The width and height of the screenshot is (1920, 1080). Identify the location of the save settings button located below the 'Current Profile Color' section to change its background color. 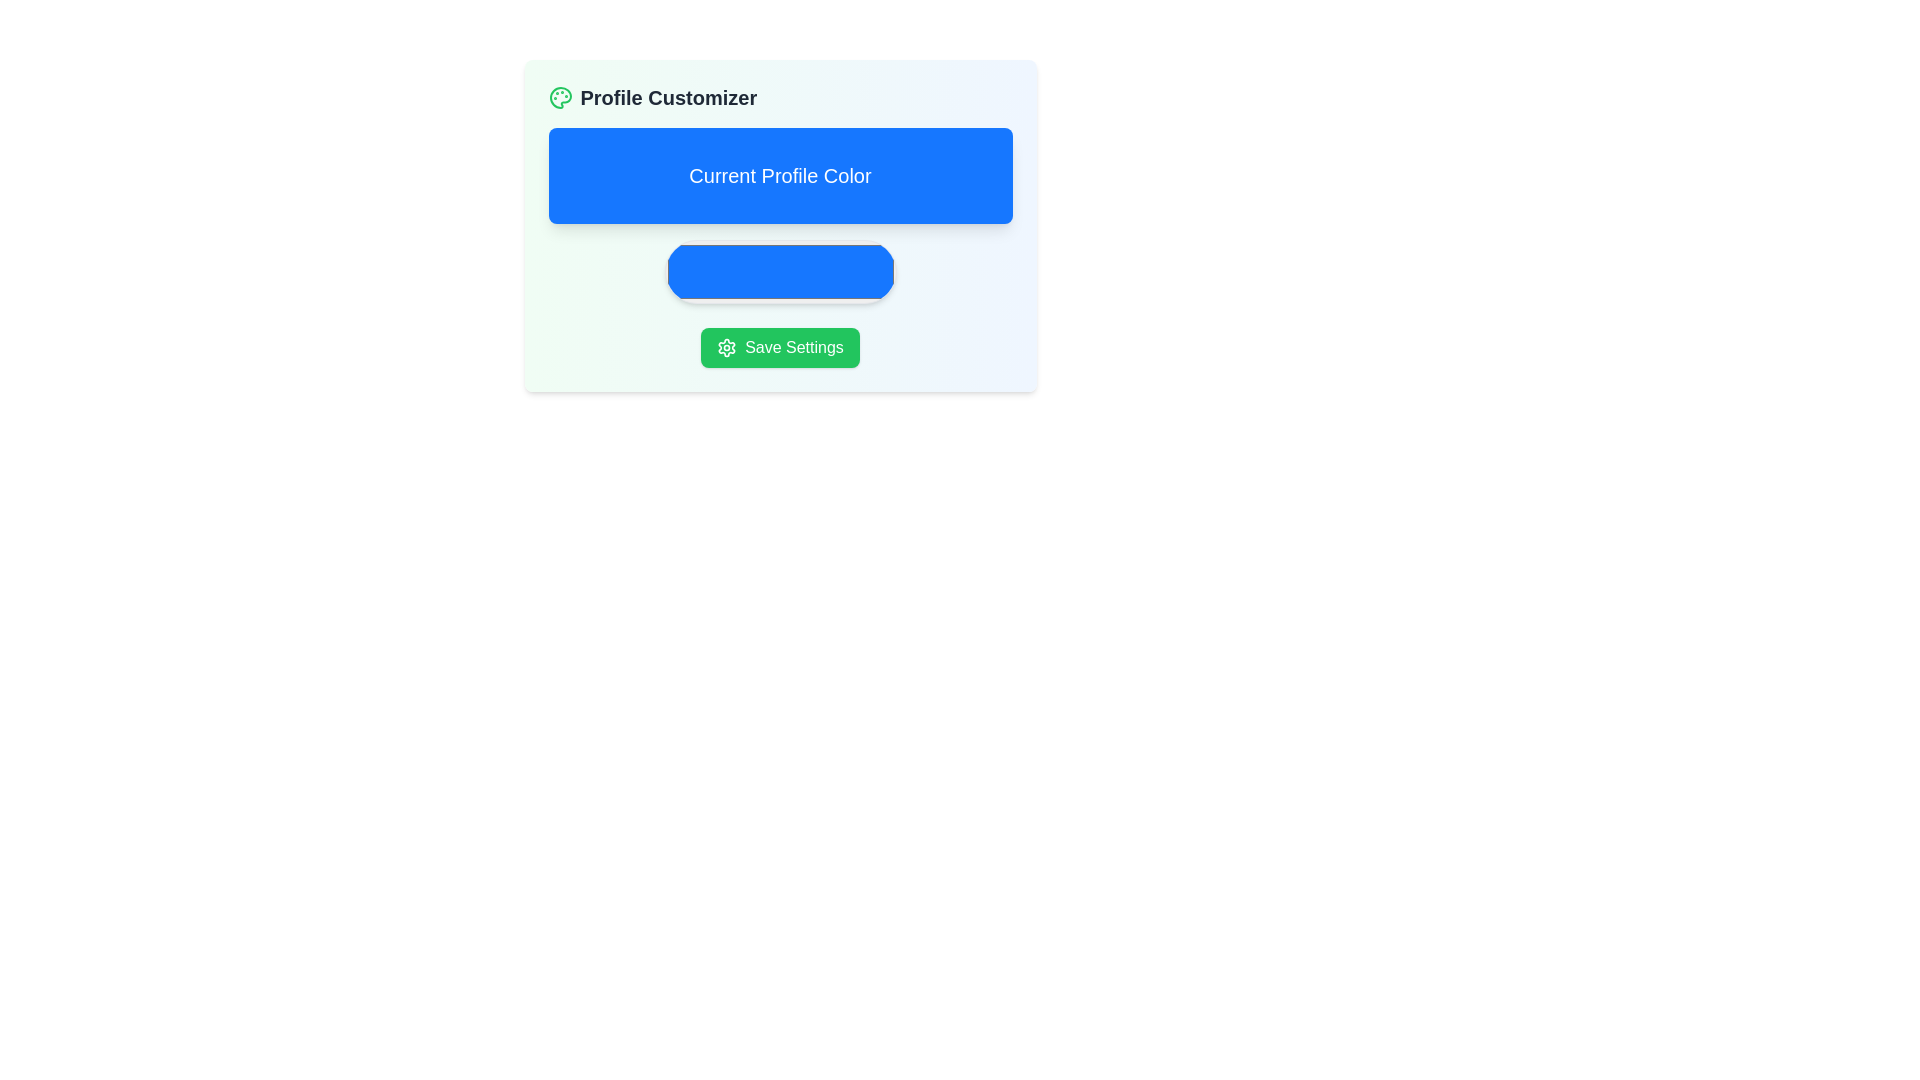
(779, 346).